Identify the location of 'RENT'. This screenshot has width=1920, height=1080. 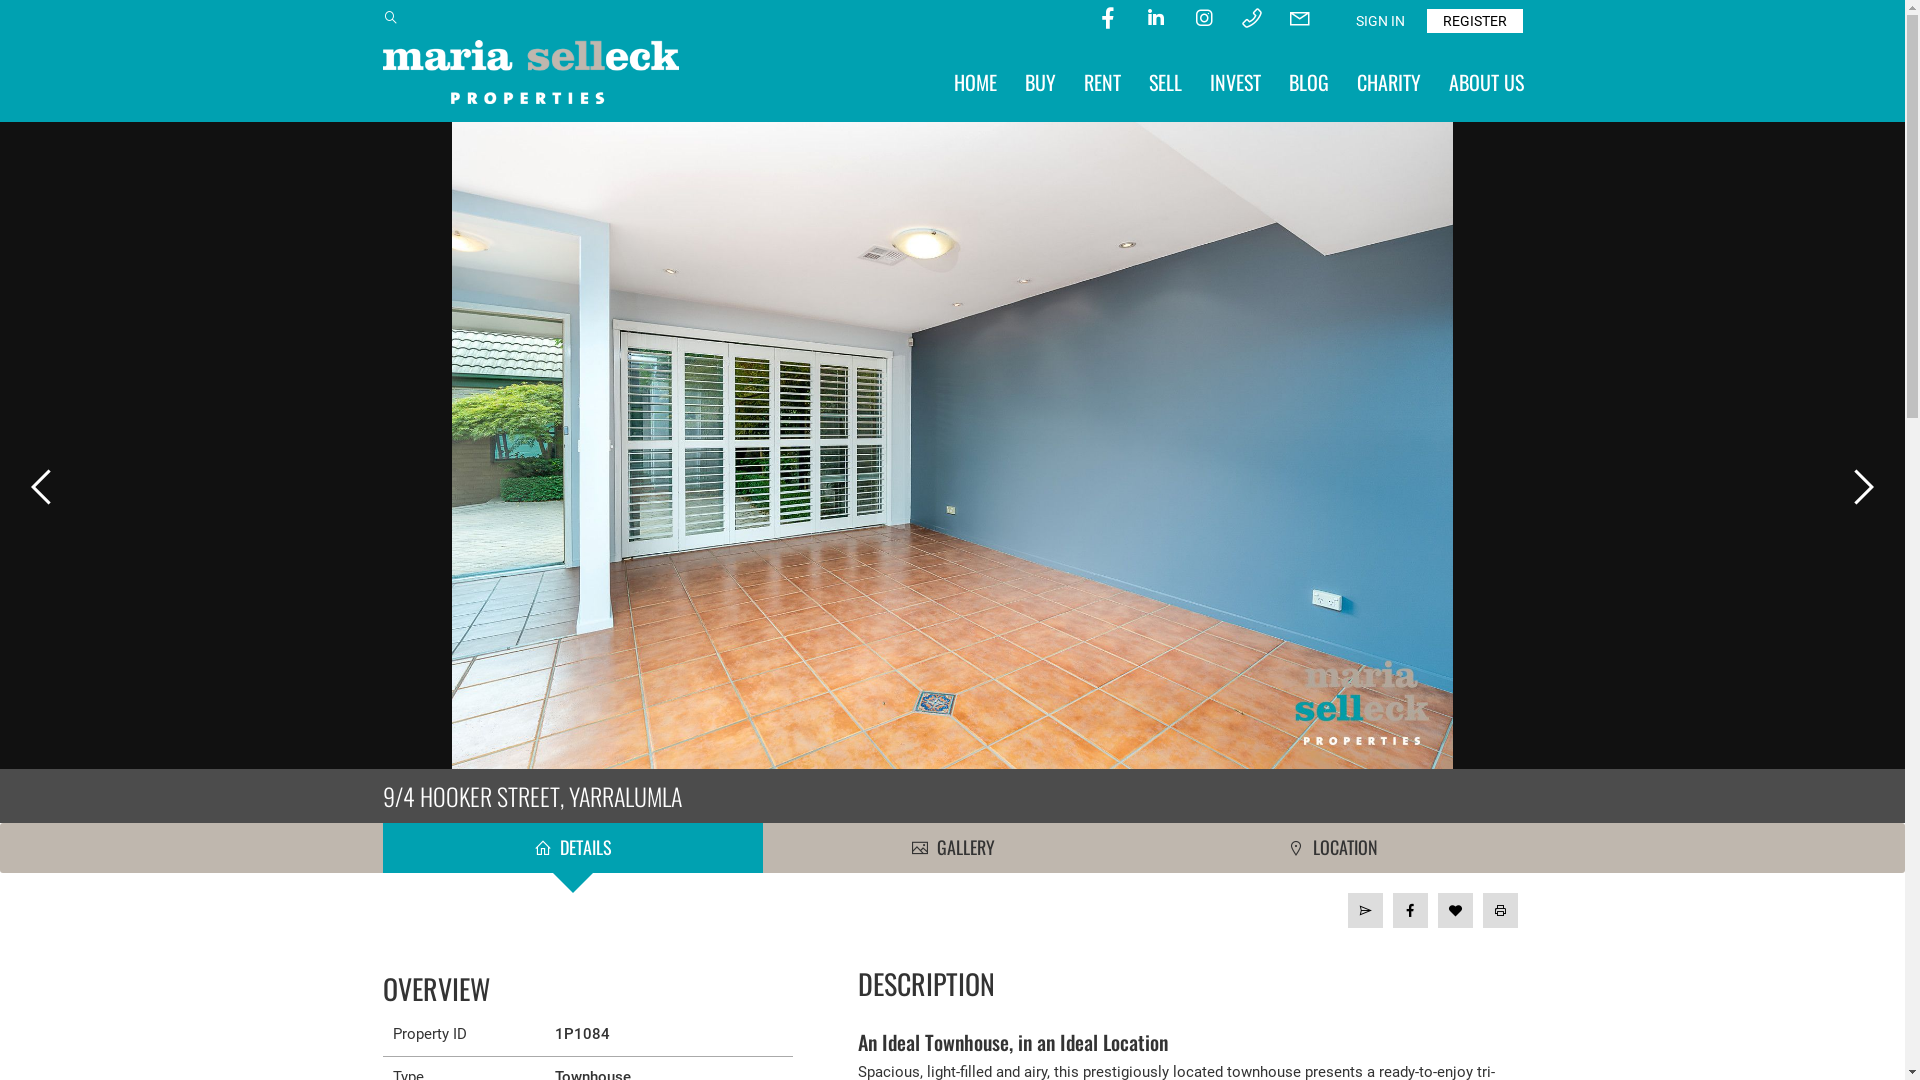
(1101, 80).